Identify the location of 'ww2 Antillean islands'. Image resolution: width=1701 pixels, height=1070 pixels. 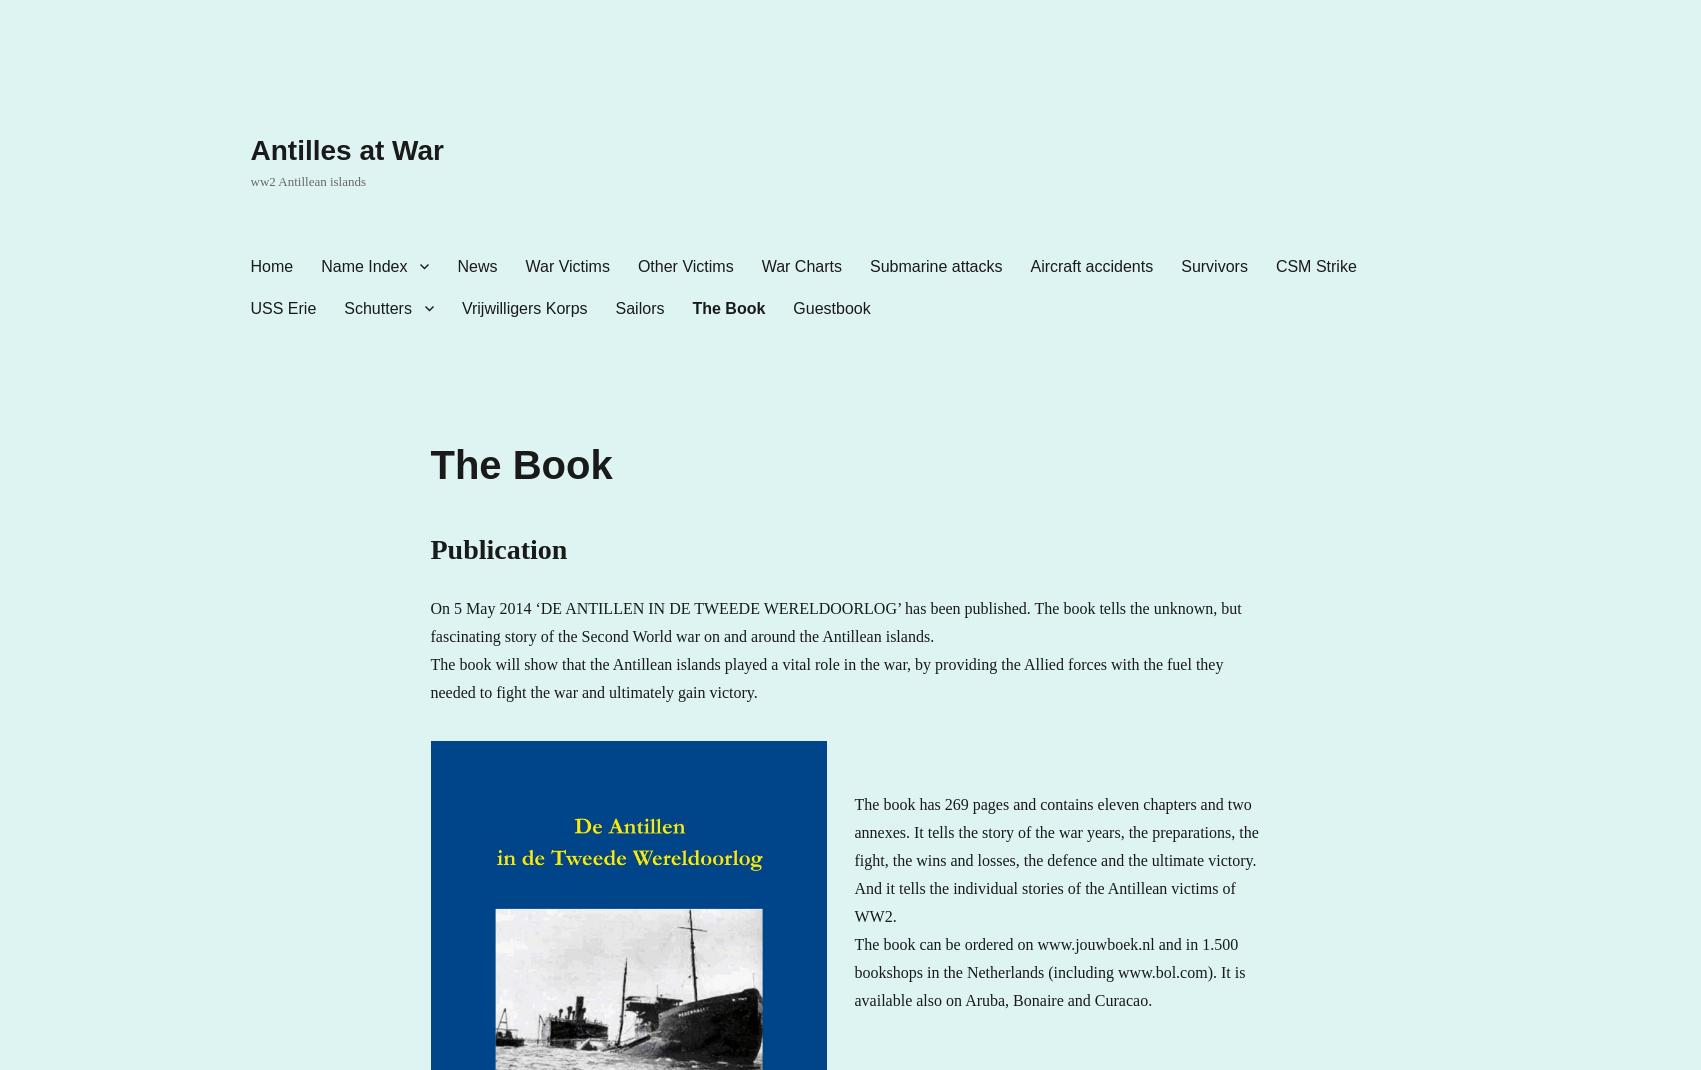
(308, 180).